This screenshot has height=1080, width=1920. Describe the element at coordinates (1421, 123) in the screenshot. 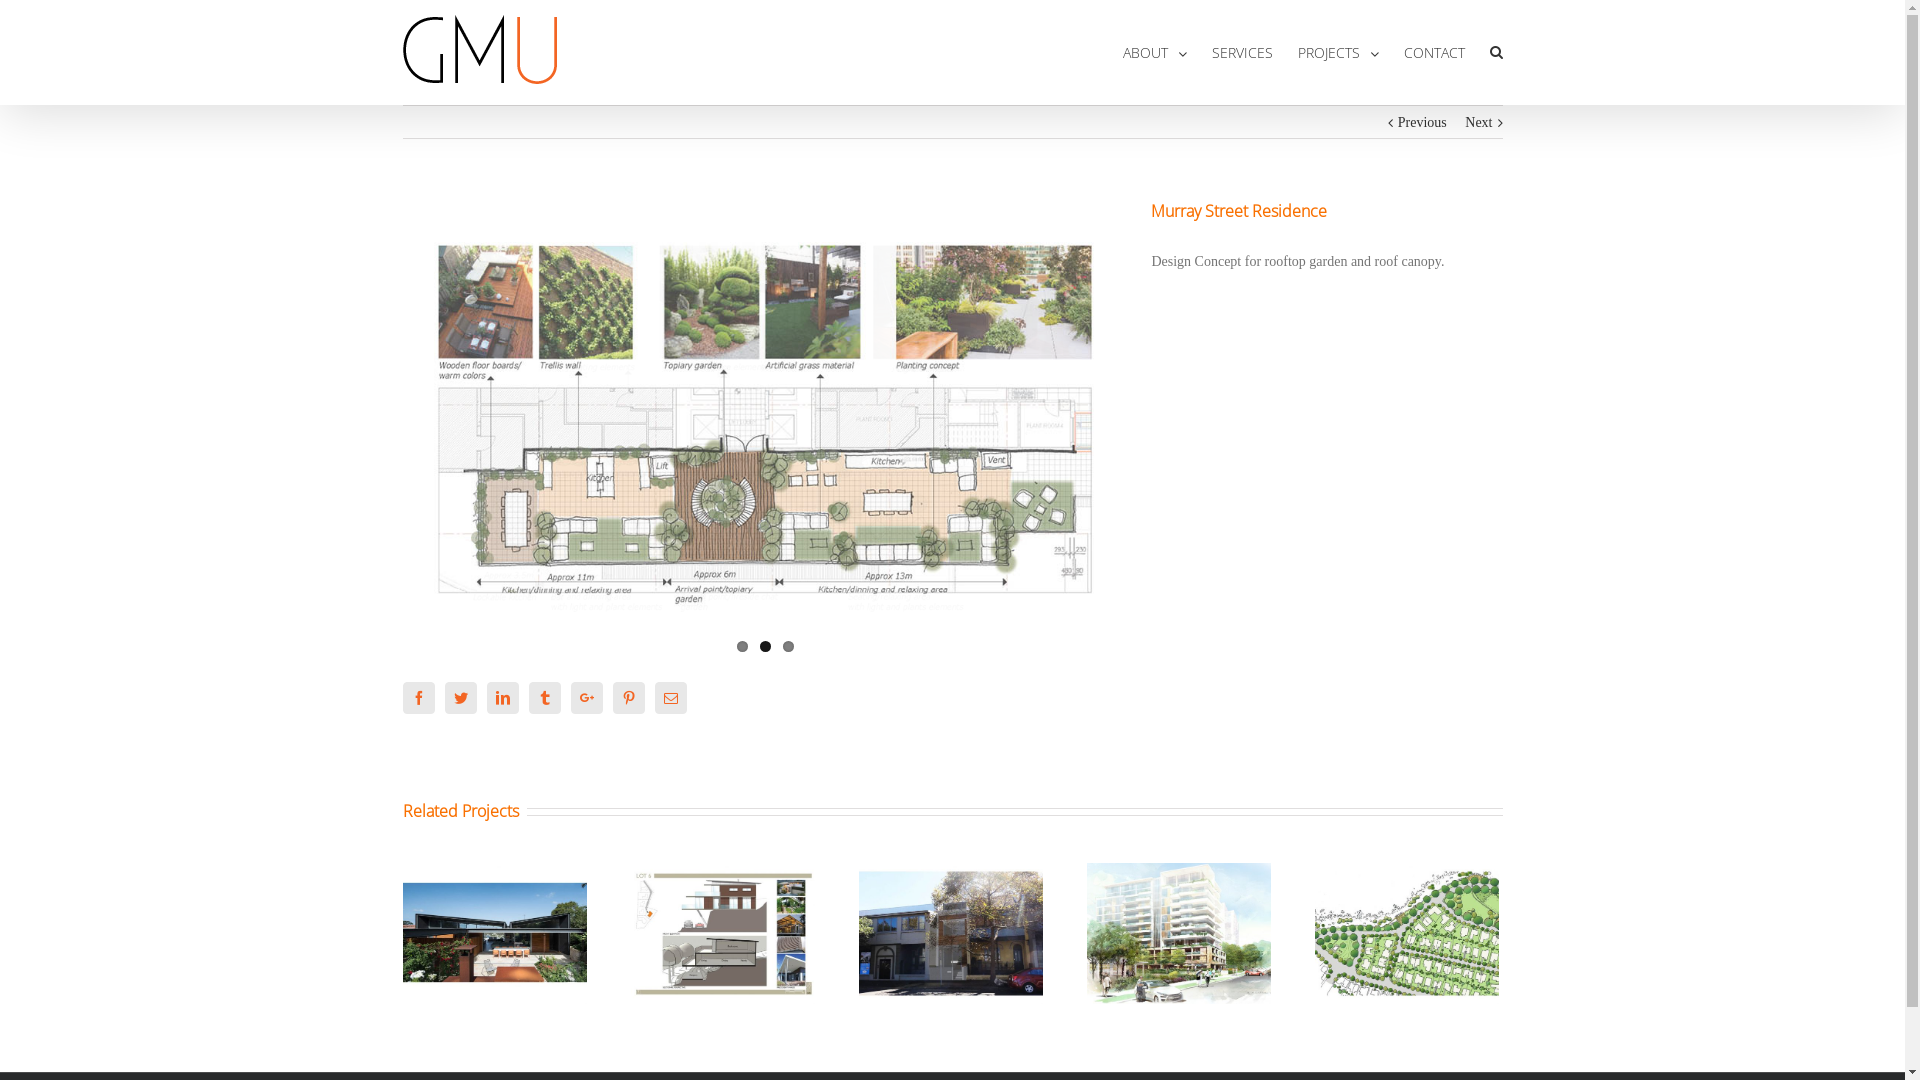

I see `'Previous'` at that location.